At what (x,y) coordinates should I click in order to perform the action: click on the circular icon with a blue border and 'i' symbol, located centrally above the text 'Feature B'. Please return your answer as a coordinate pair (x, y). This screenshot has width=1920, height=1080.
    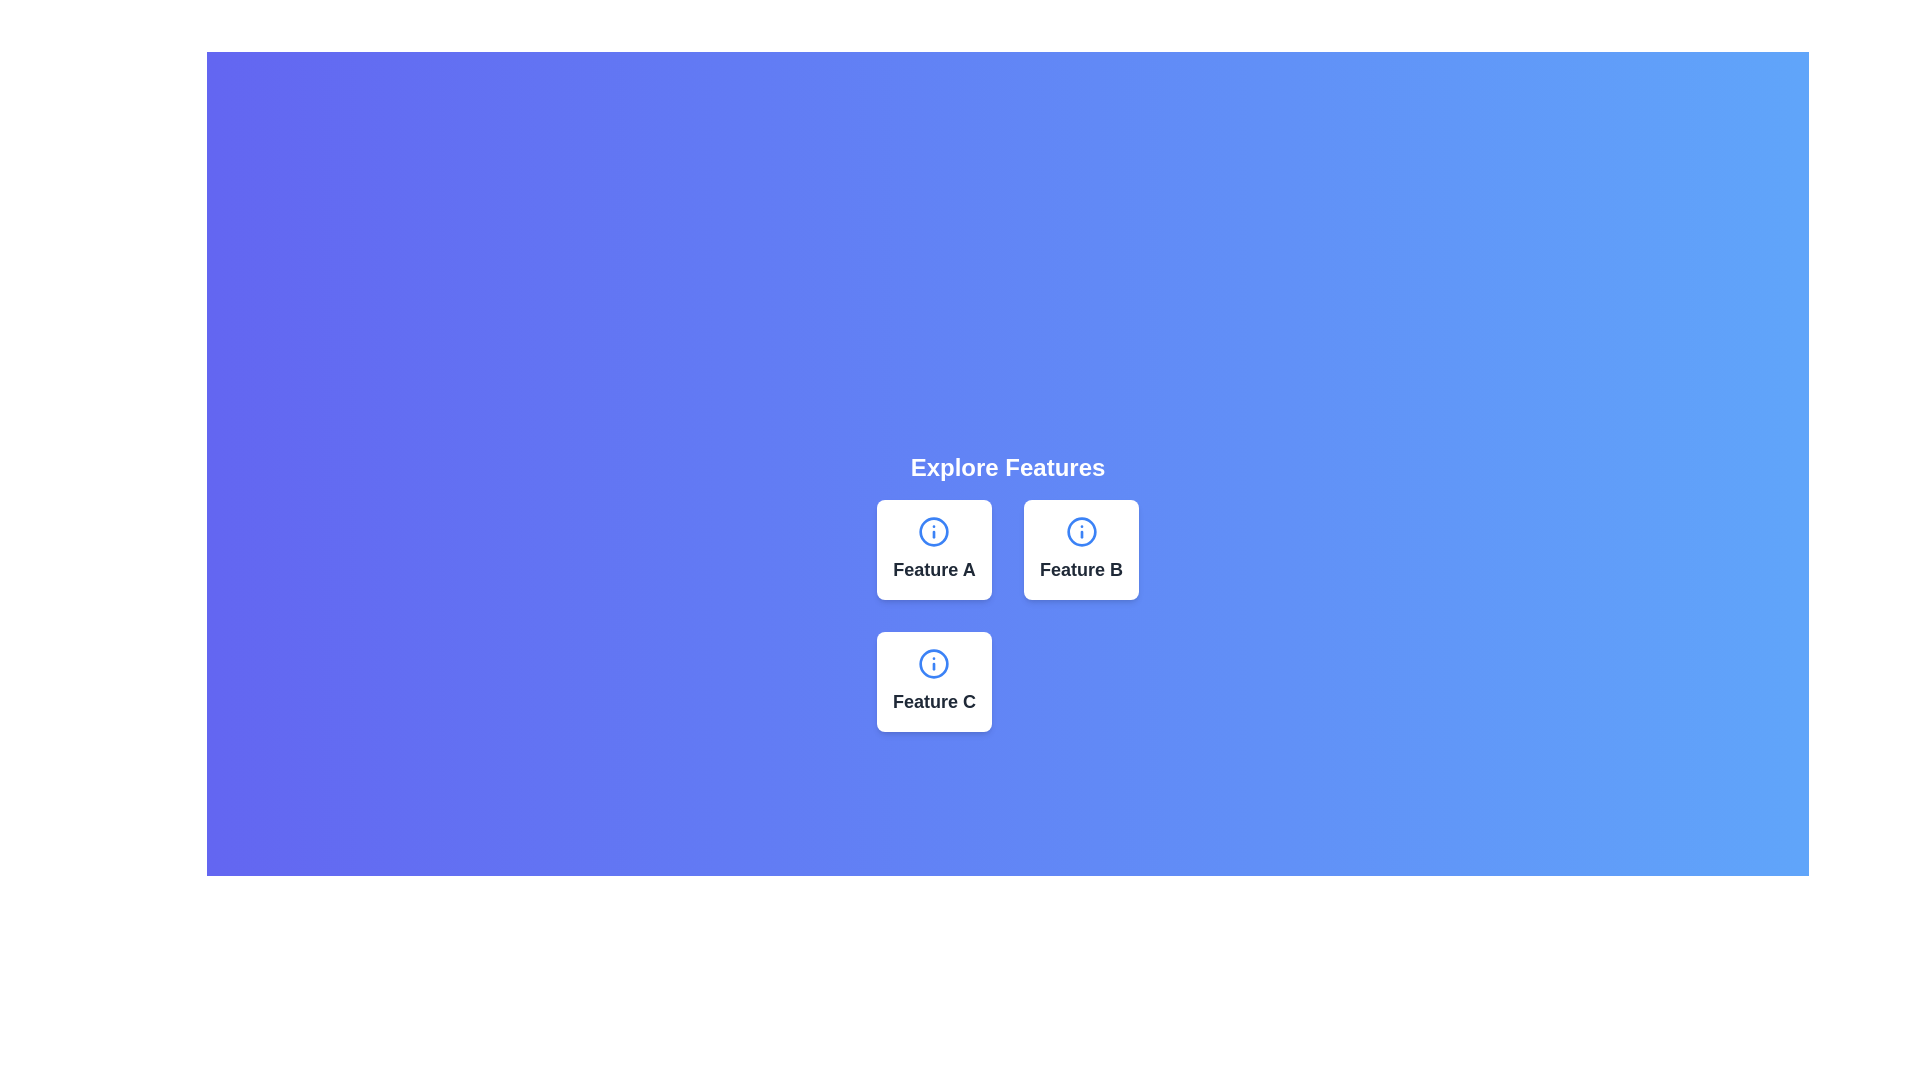
    Looking at the image, I should click on (1080, 531).